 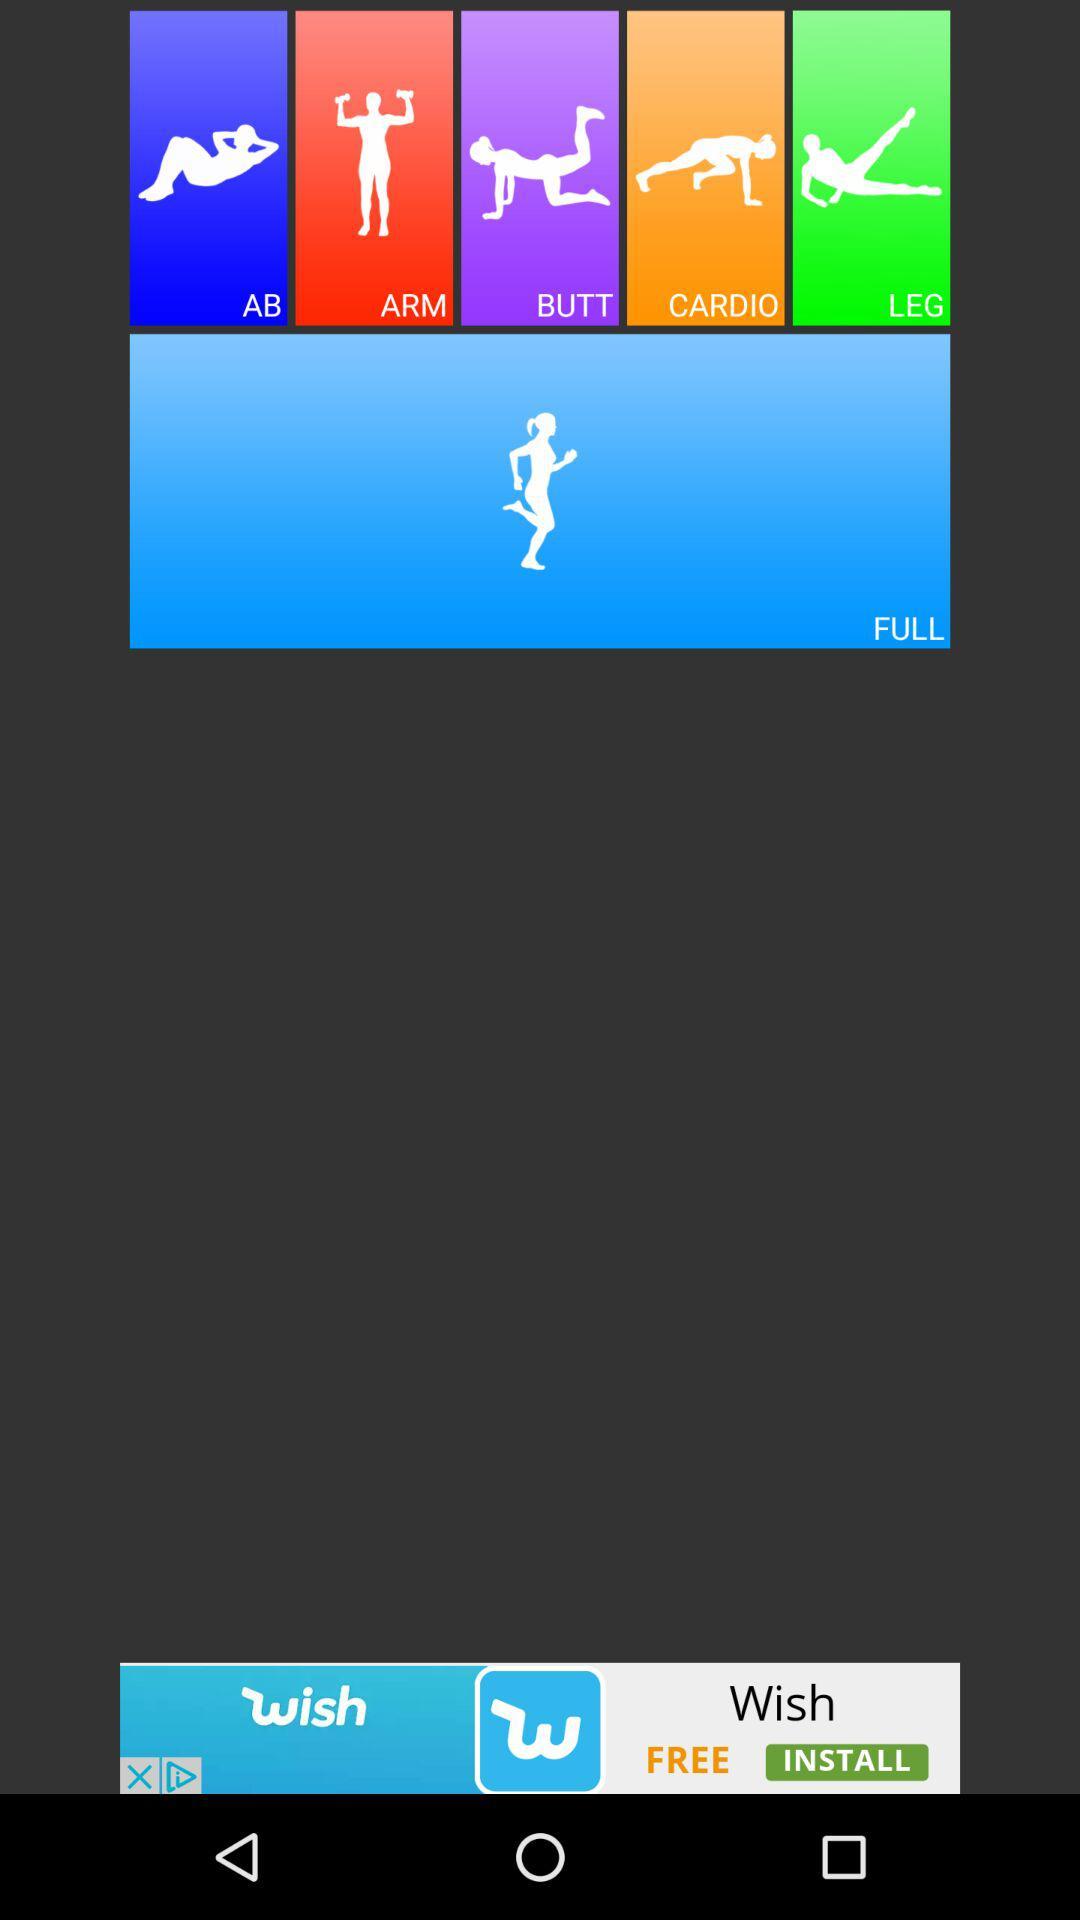 What do you see at coordinates (374, 168) in the screenshot?
I see `share the article` at bounding box center [374, 168].